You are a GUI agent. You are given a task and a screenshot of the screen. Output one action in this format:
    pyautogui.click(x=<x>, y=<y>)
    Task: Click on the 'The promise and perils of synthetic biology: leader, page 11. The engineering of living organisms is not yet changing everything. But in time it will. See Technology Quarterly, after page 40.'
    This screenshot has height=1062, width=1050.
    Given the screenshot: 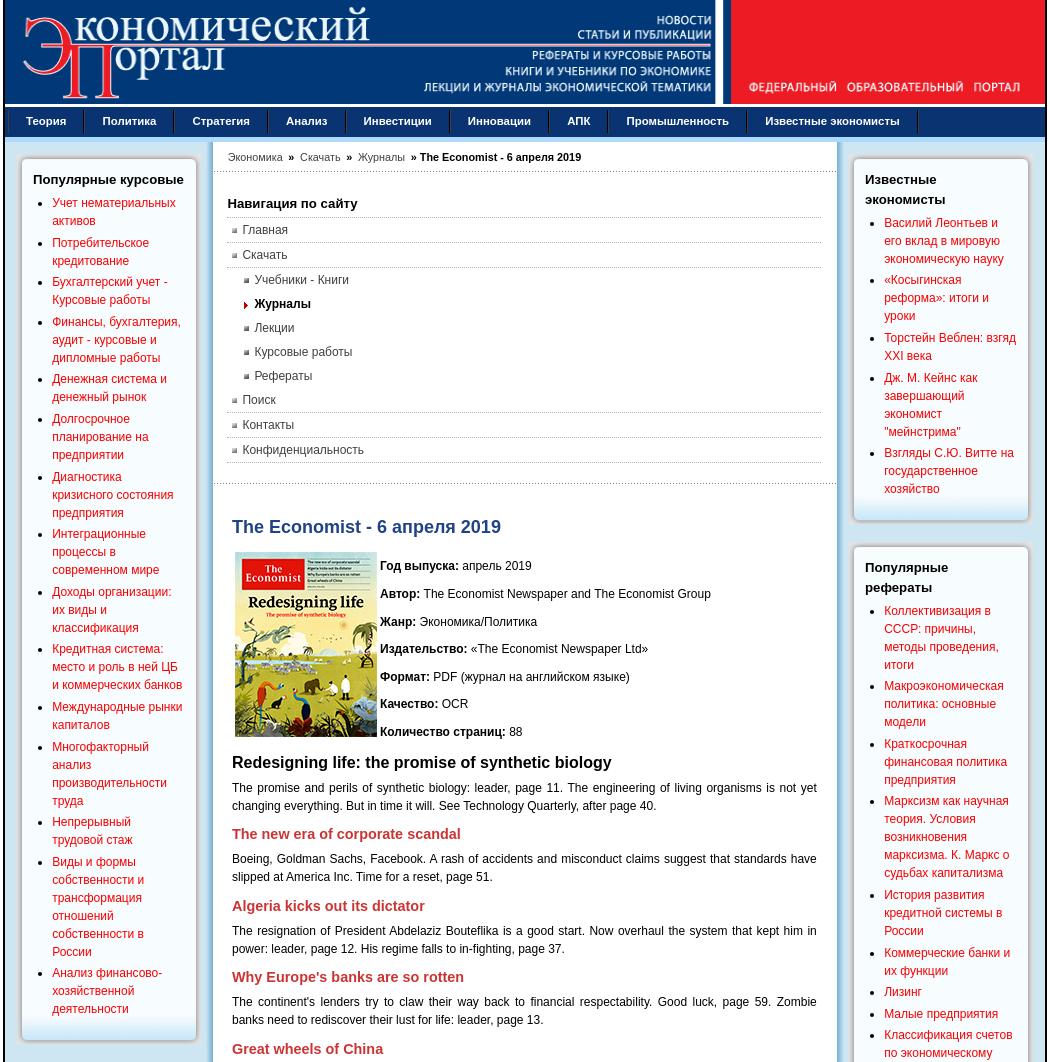 What is the action you would take?
    pyautogui.click(x=522, y=795)
    